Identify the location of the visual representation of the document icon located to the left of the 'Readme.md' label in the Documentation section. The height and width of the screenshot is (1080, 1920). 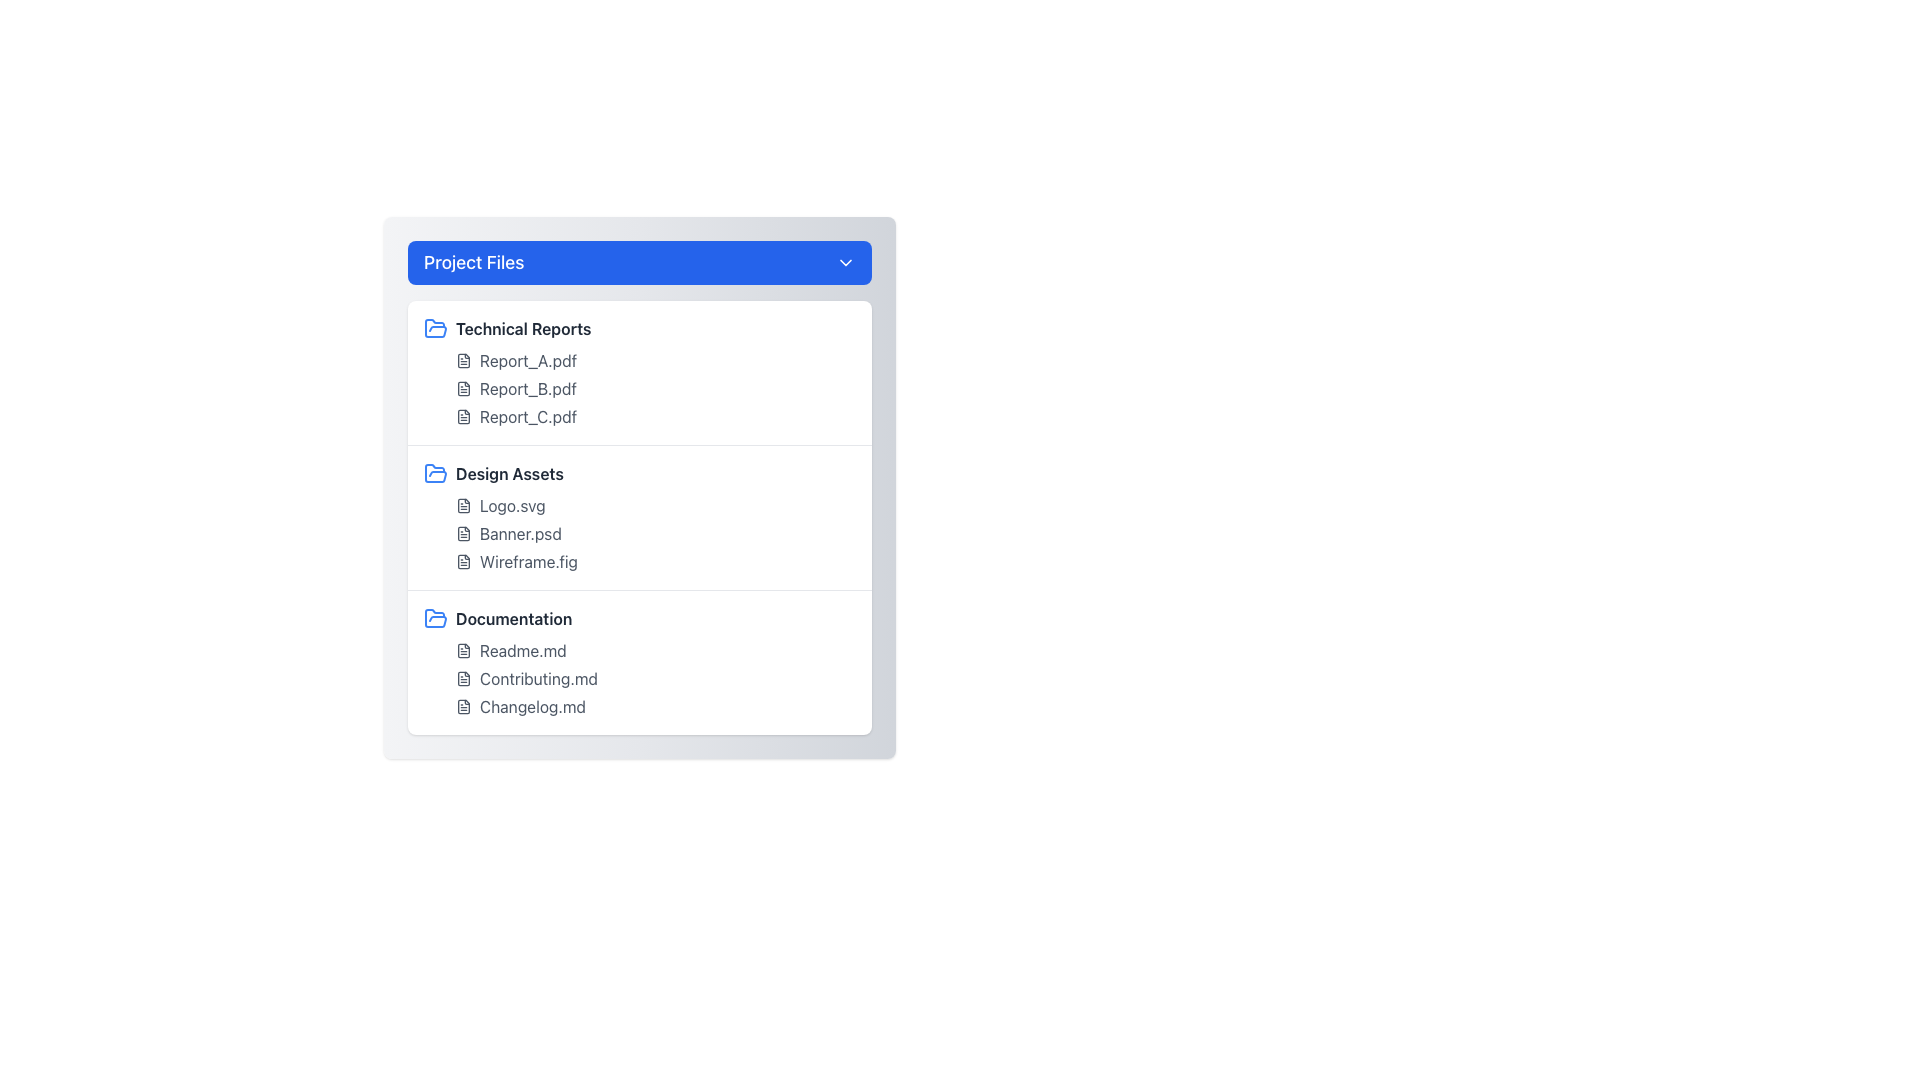
(463, 651).